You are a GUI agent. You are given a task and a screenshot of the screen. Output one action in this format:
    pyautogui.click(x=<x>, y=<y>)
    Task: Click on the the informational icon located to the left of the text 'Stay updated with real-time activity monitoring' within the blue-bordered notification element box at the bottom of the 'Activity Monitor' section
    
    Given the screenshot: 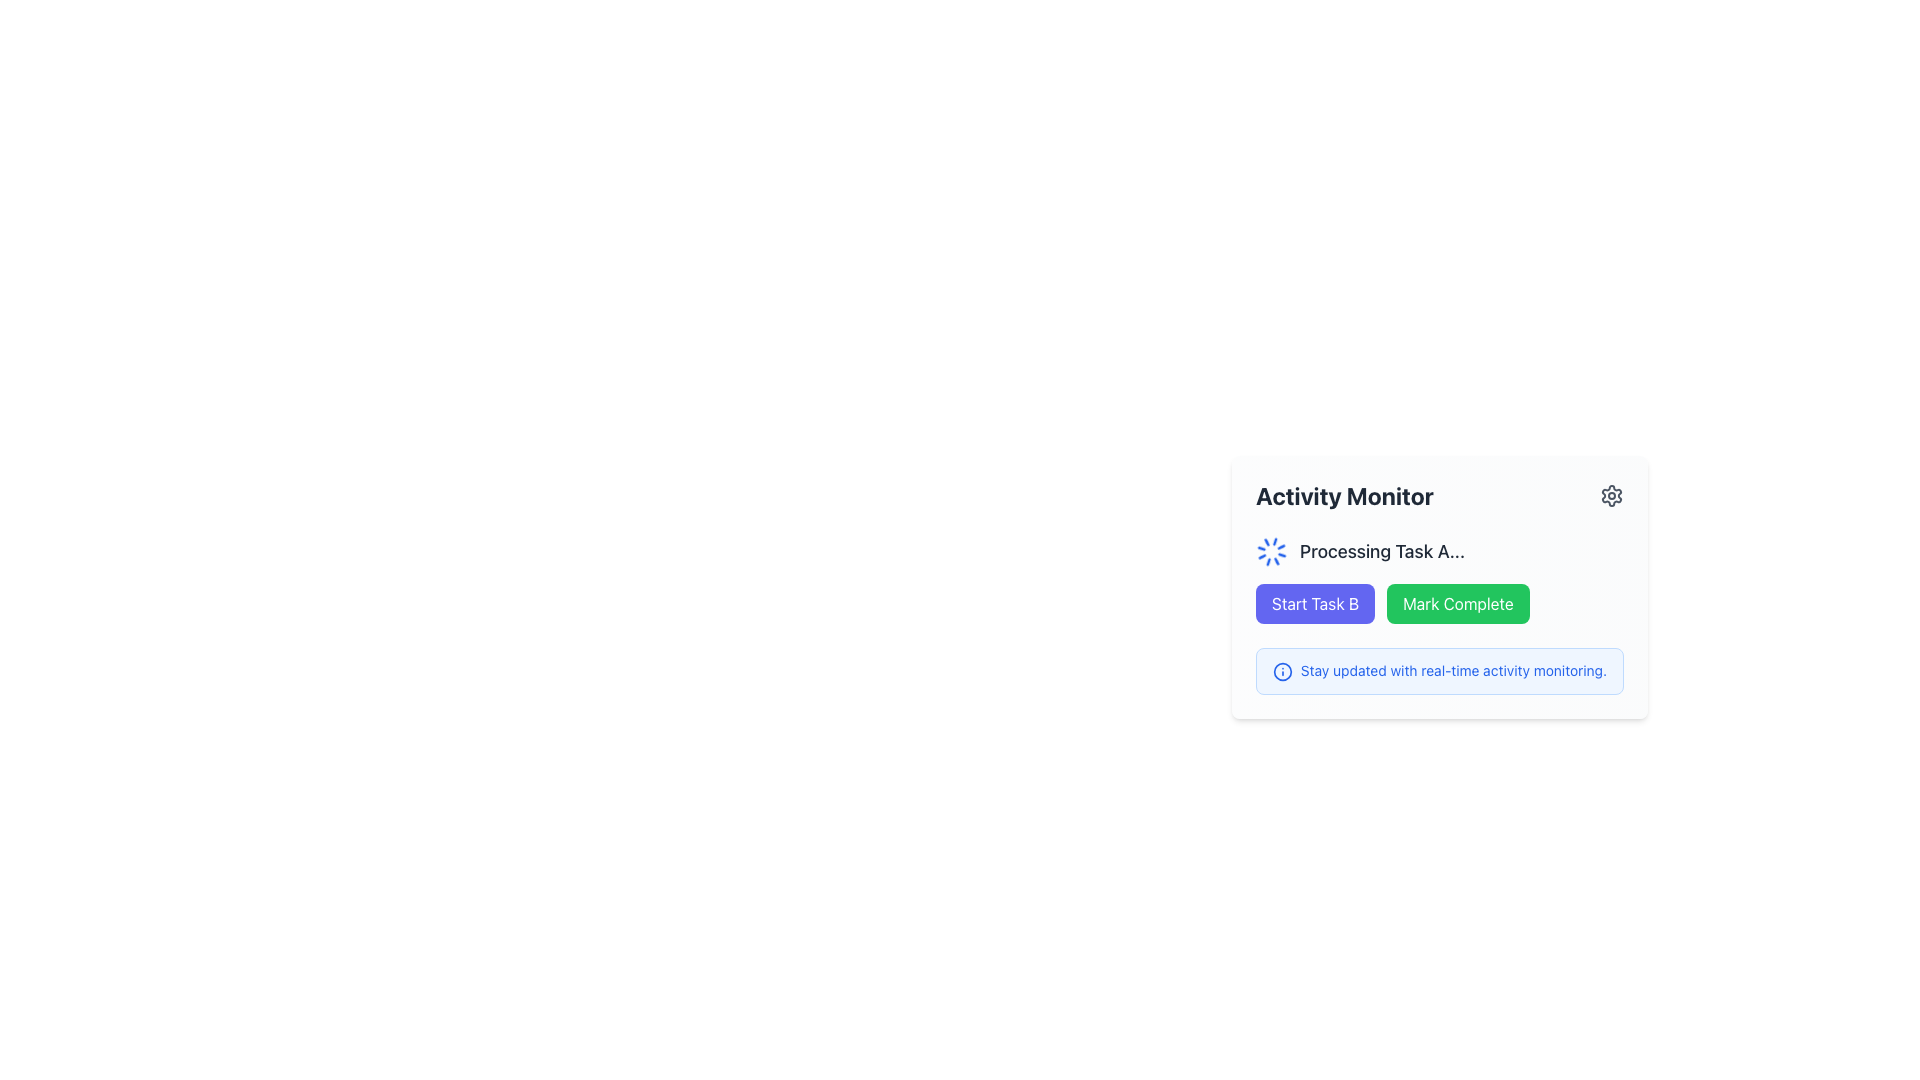 What is the action you would take?
    pyautogui.click(x=1282, y=672)
    